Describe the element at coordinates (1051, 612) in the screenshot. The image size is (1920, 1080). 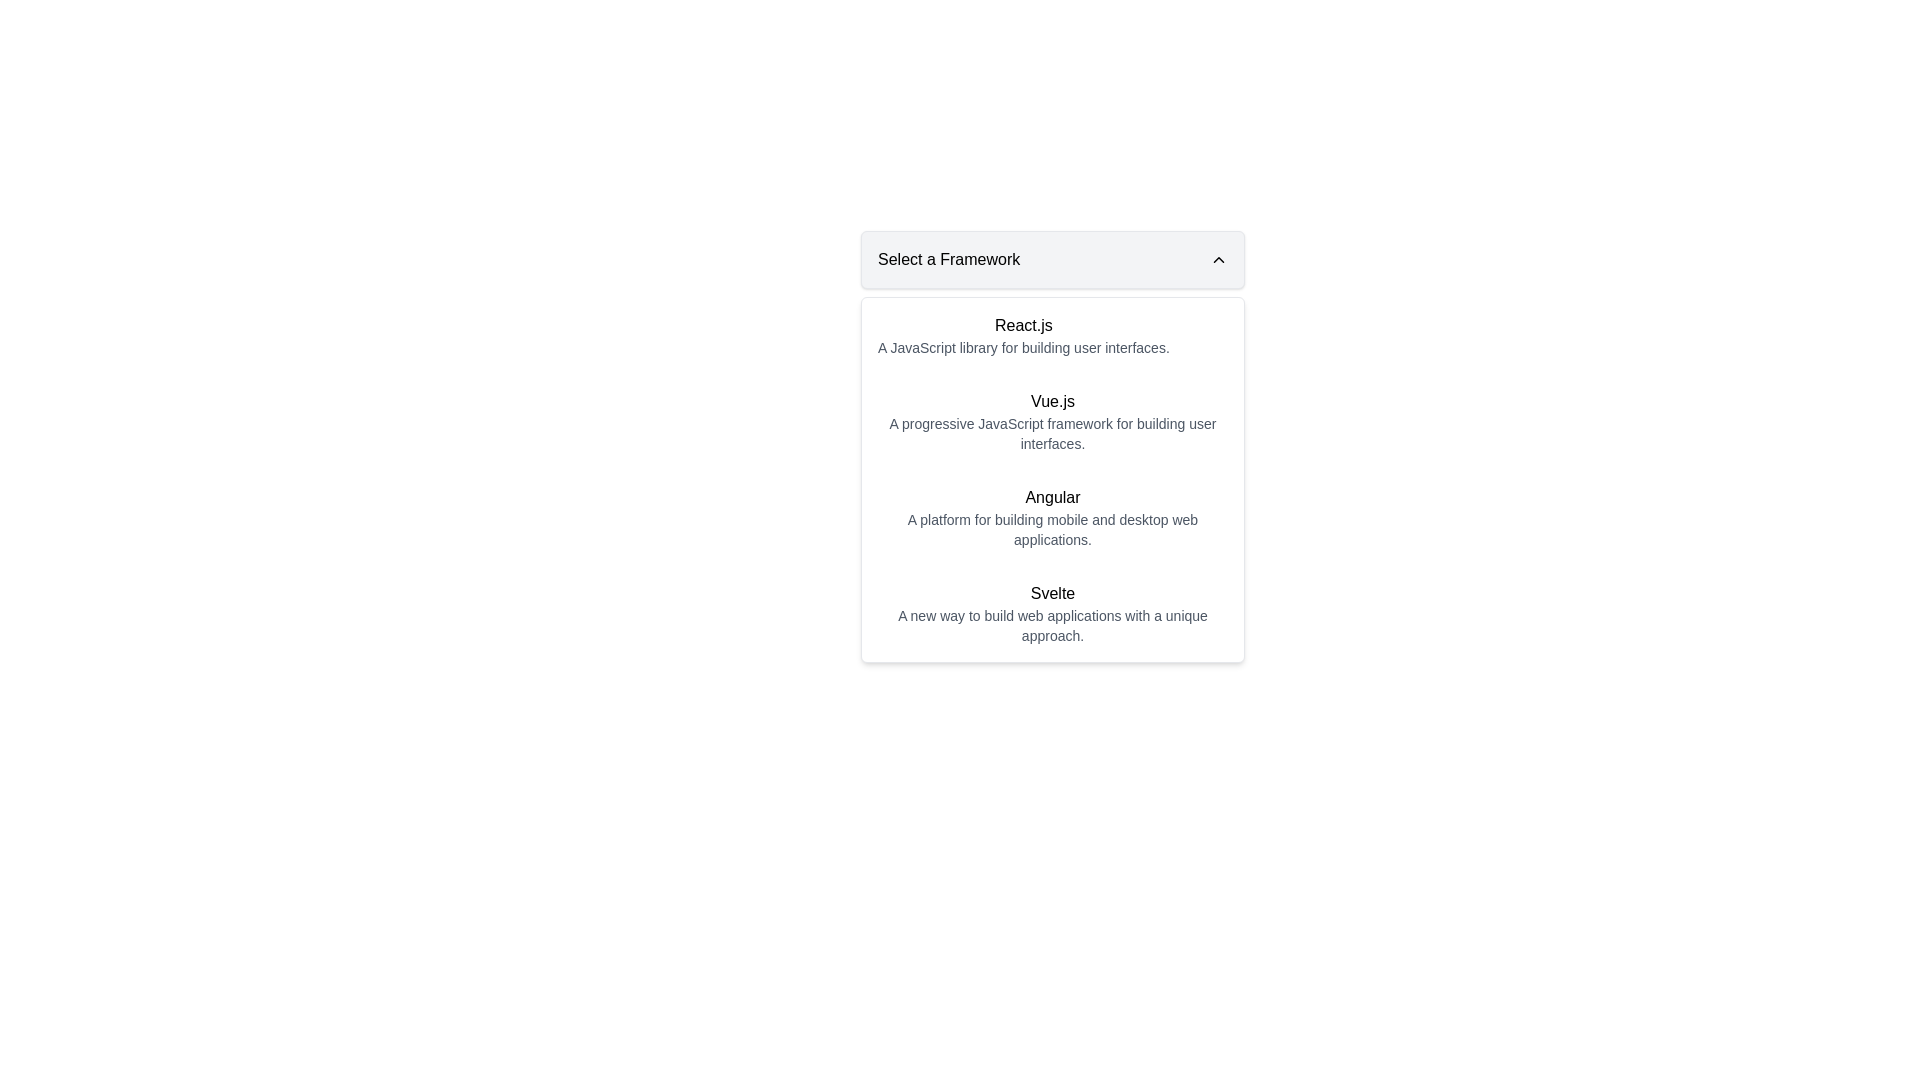
I see `the 'Svelte' framework option card, which is the fourth item in the dropdown menu list` at that location.